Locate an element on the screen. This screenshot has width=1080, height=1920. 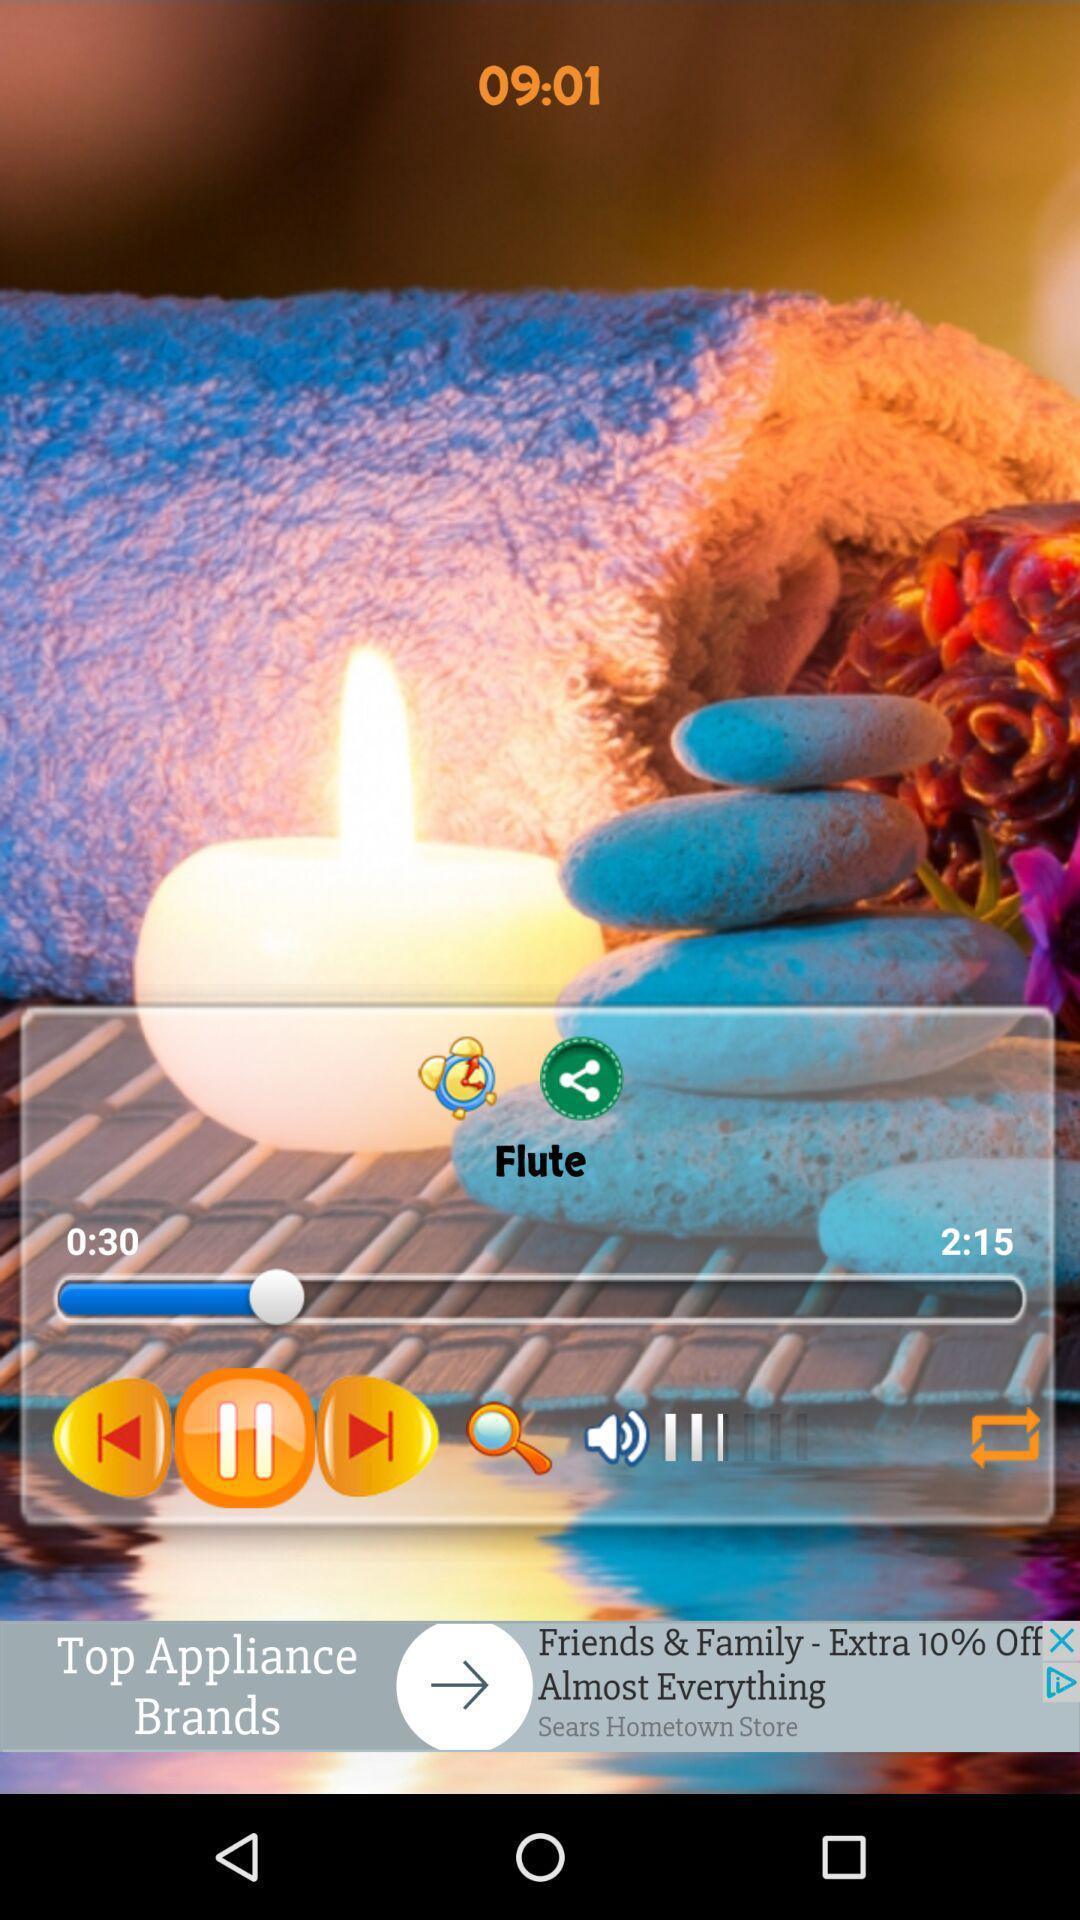
next track is located at coordinates (377, 1436).